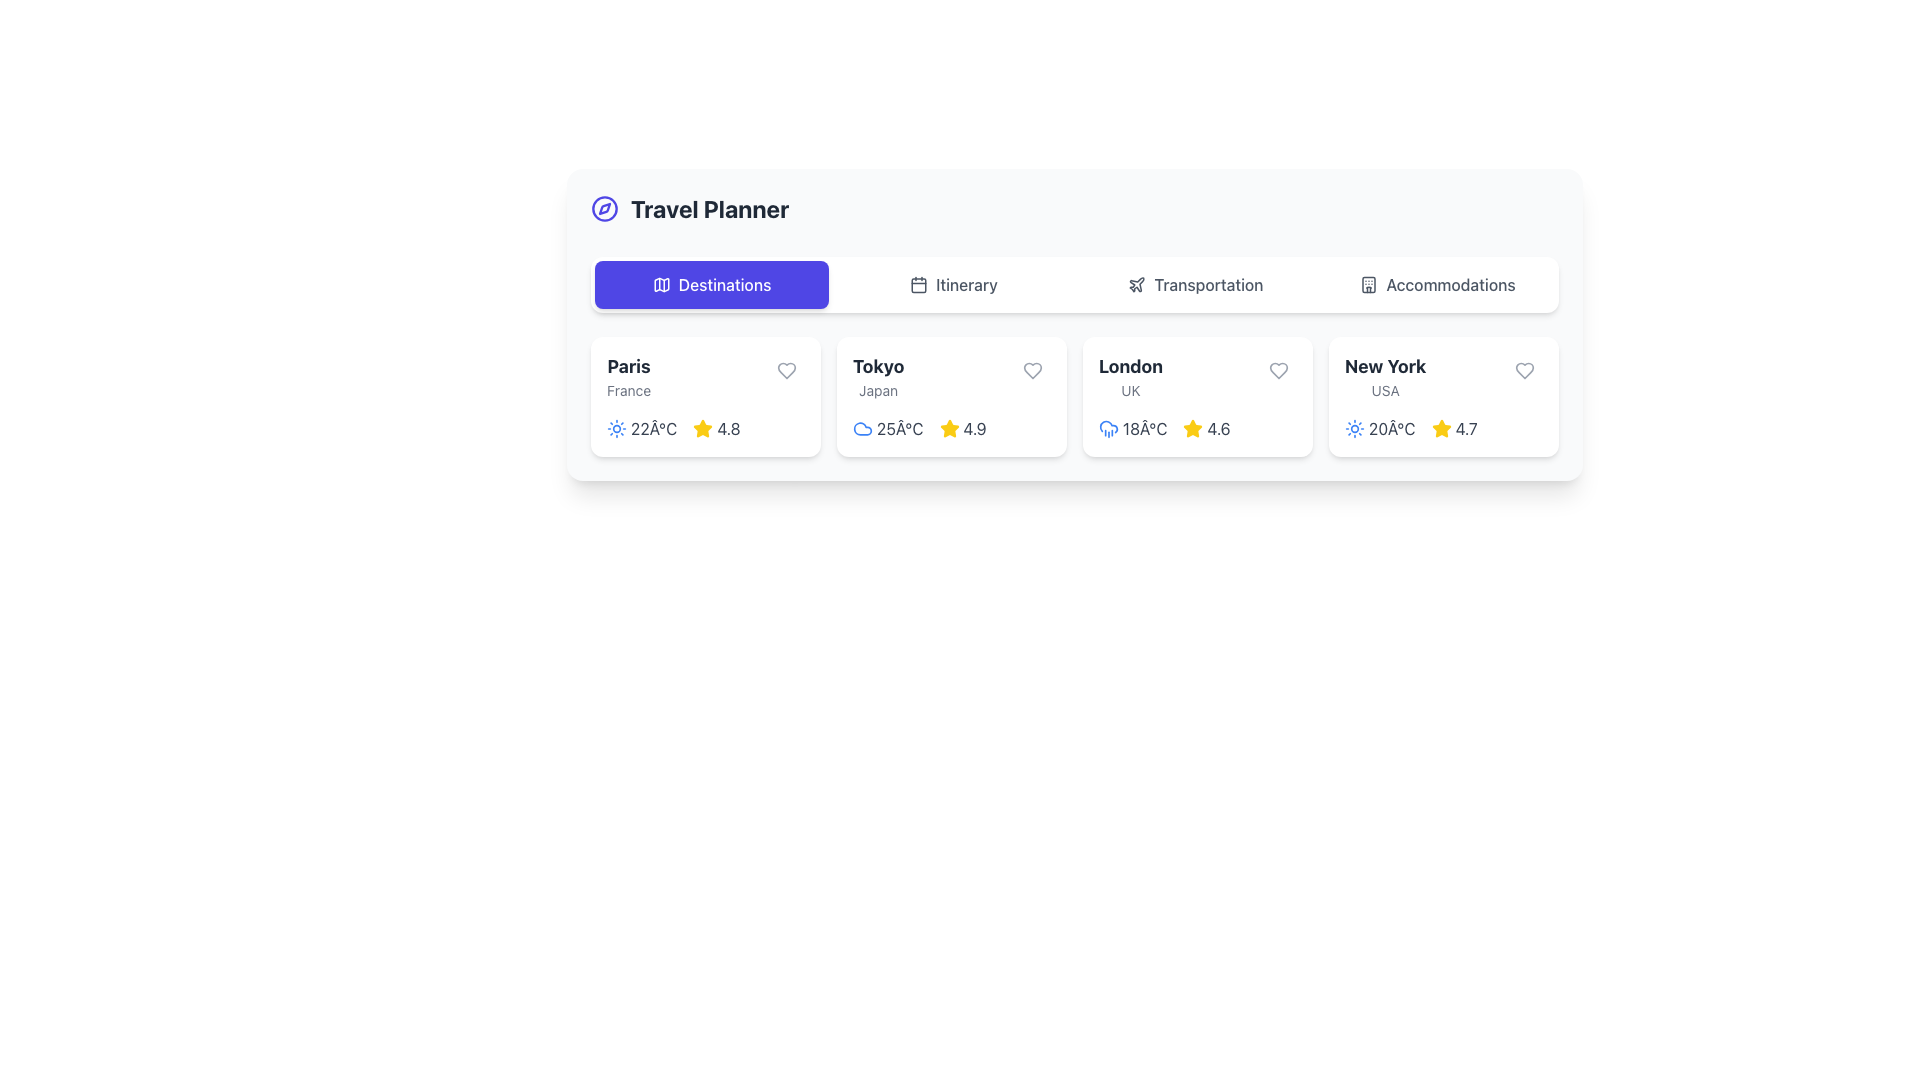 Image resolution: width=1920 pixels, height=1080 pixels. I want to click on the leftmost button in the navigation bar, so click(711, 285).